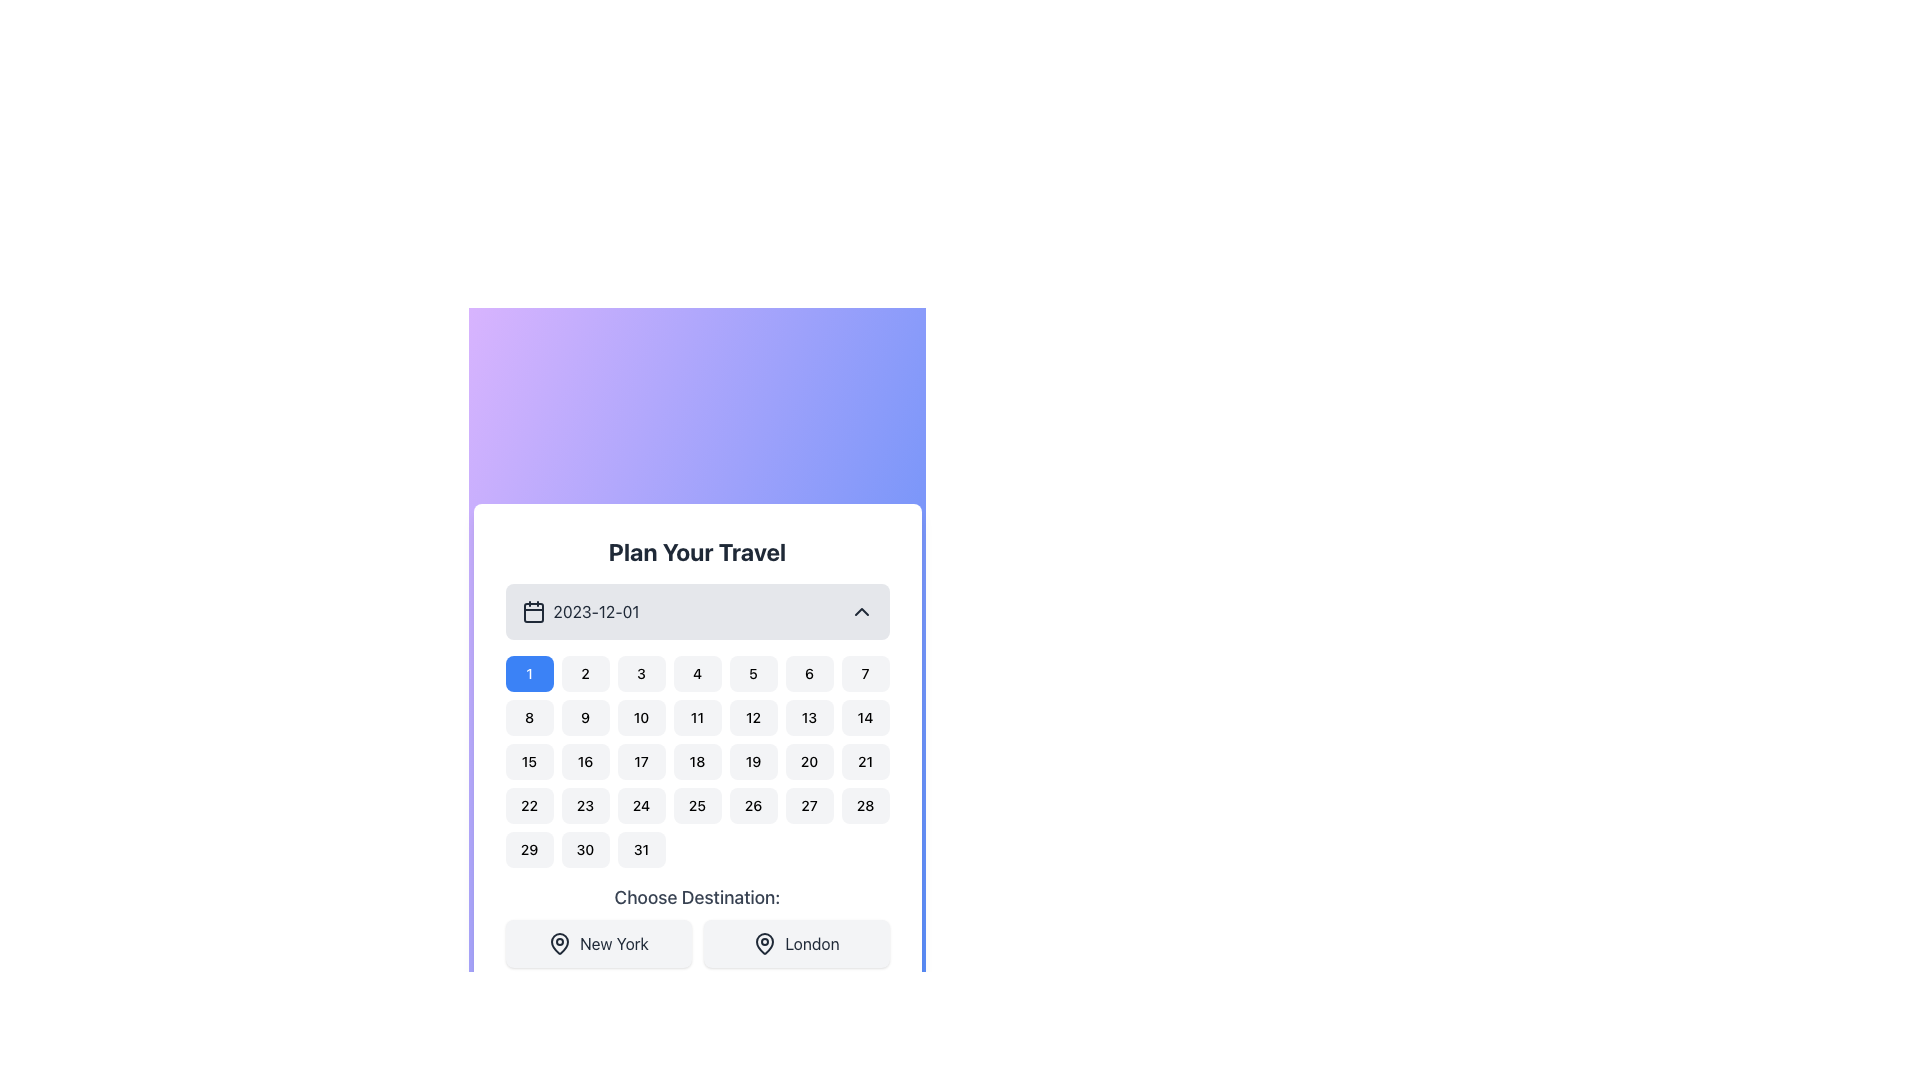 The width and height of the screenshot is (1920, 1080). Describe the element at coordinates (865, 716) in the screenshot. I see `the button displaying the number '14' with a light gray background in the second row and seventh column of the grid to trigger the hover effect that changes the background color to blue` at that location.